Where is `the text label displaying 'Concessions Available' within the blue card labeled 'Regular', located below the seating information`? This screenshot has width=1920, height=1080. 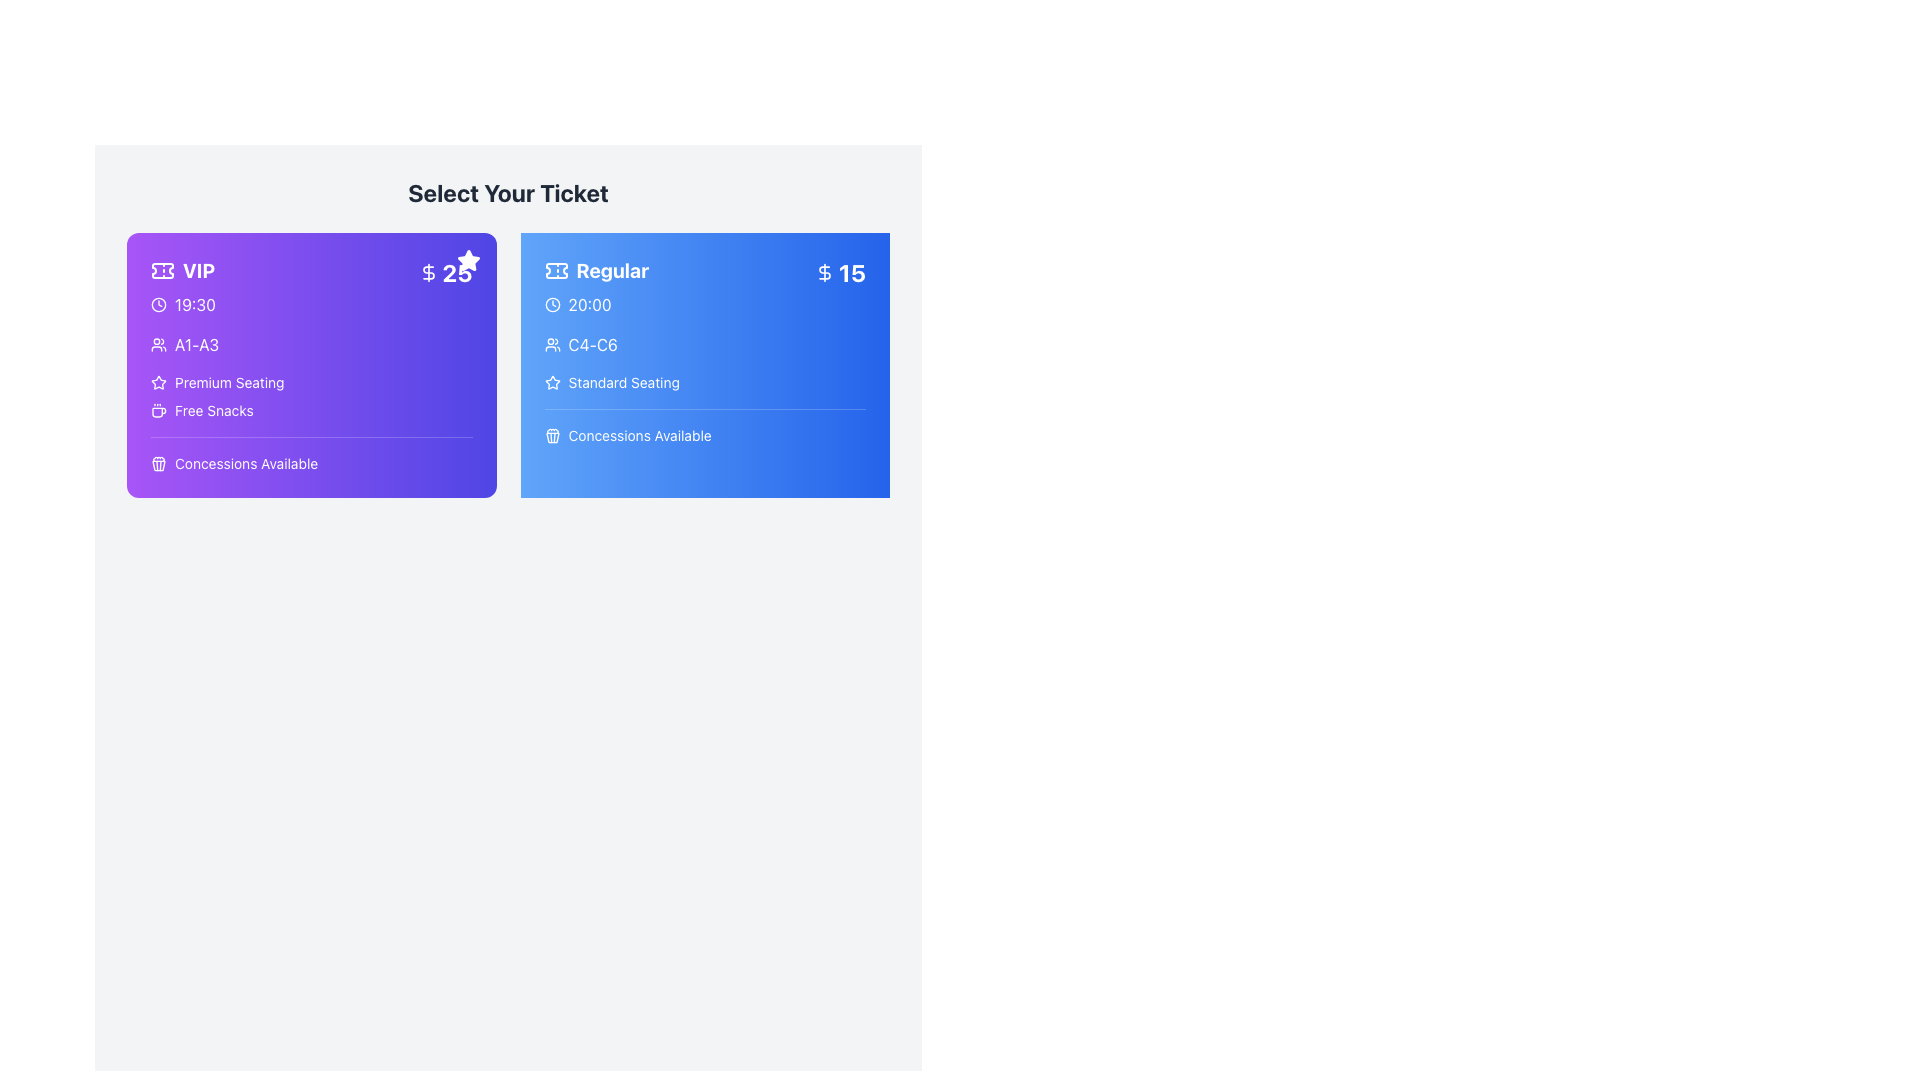
the text label displaying 'Concessions Available' within the blue card labeled 'Regular', located below the seating information is located at coordinates (705, 434).